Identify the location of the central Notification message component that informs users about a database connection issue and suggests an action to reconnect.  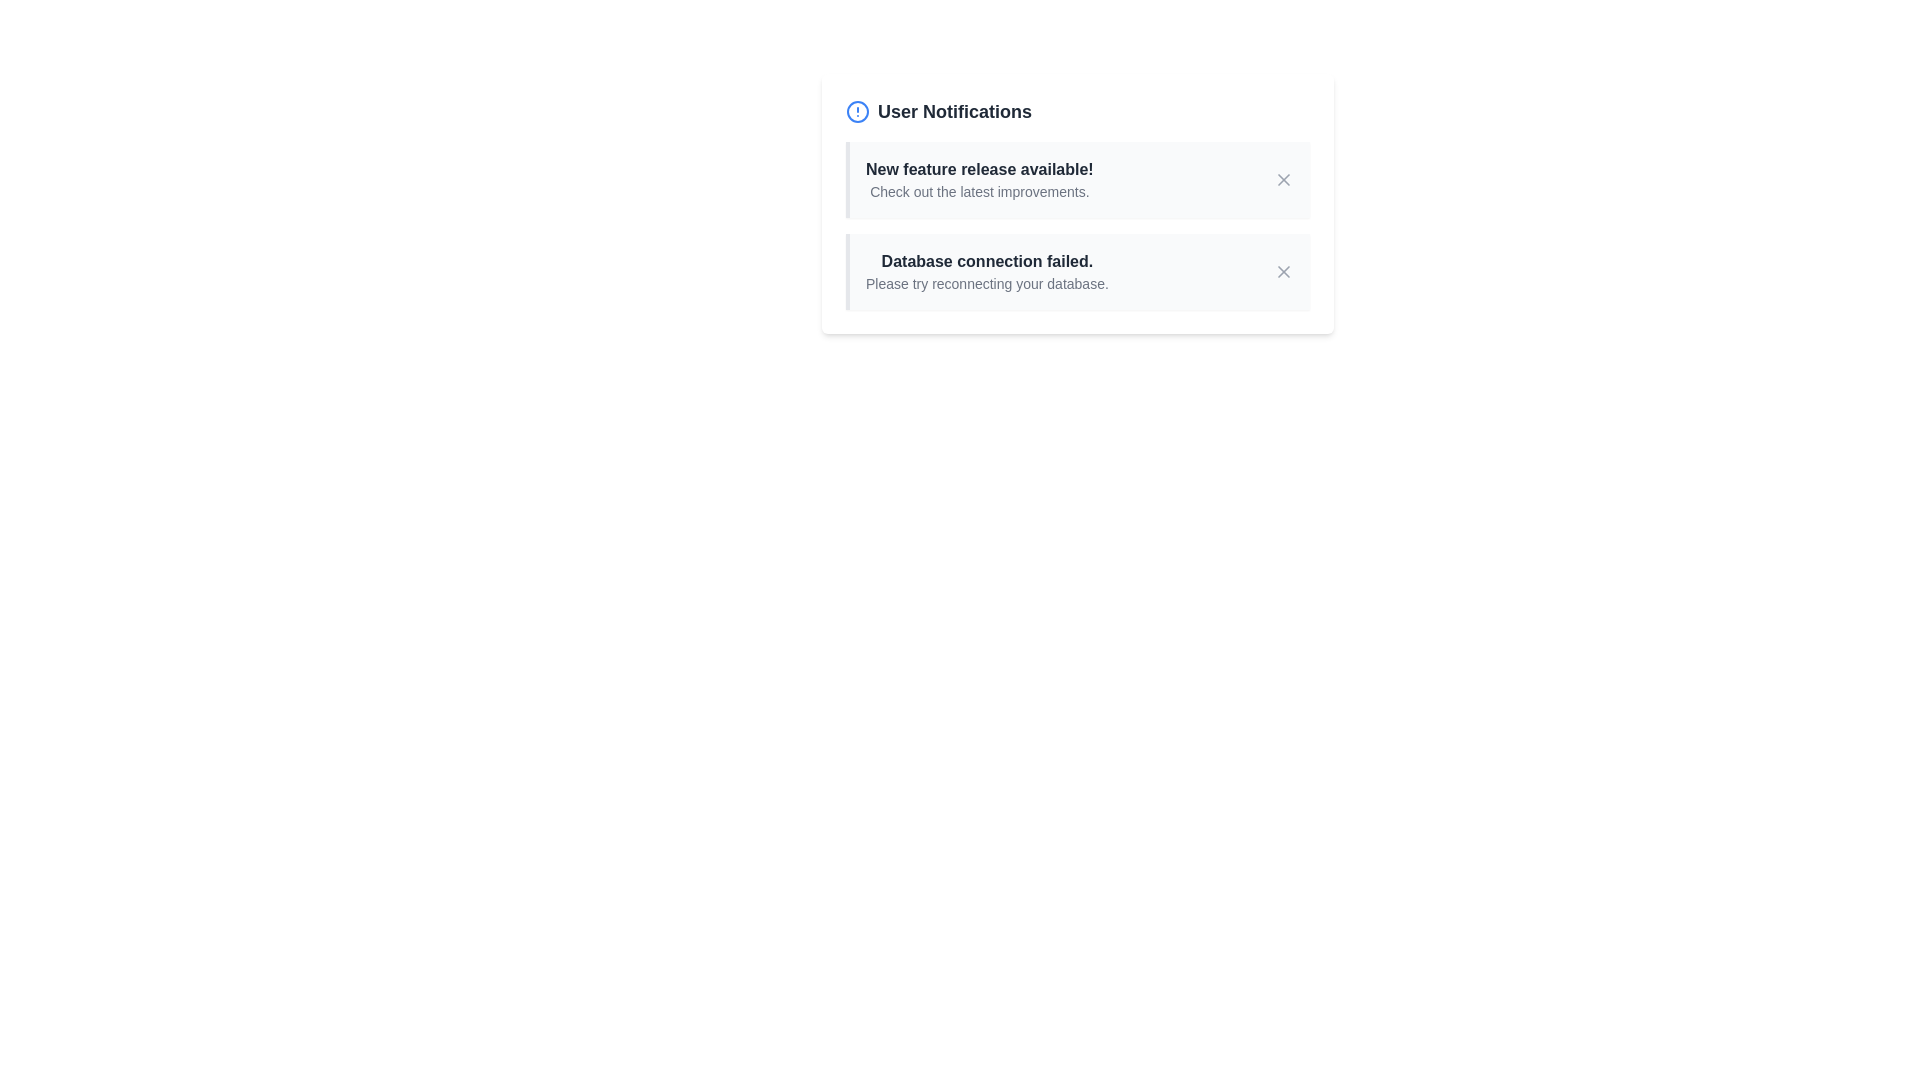
(987, 272).